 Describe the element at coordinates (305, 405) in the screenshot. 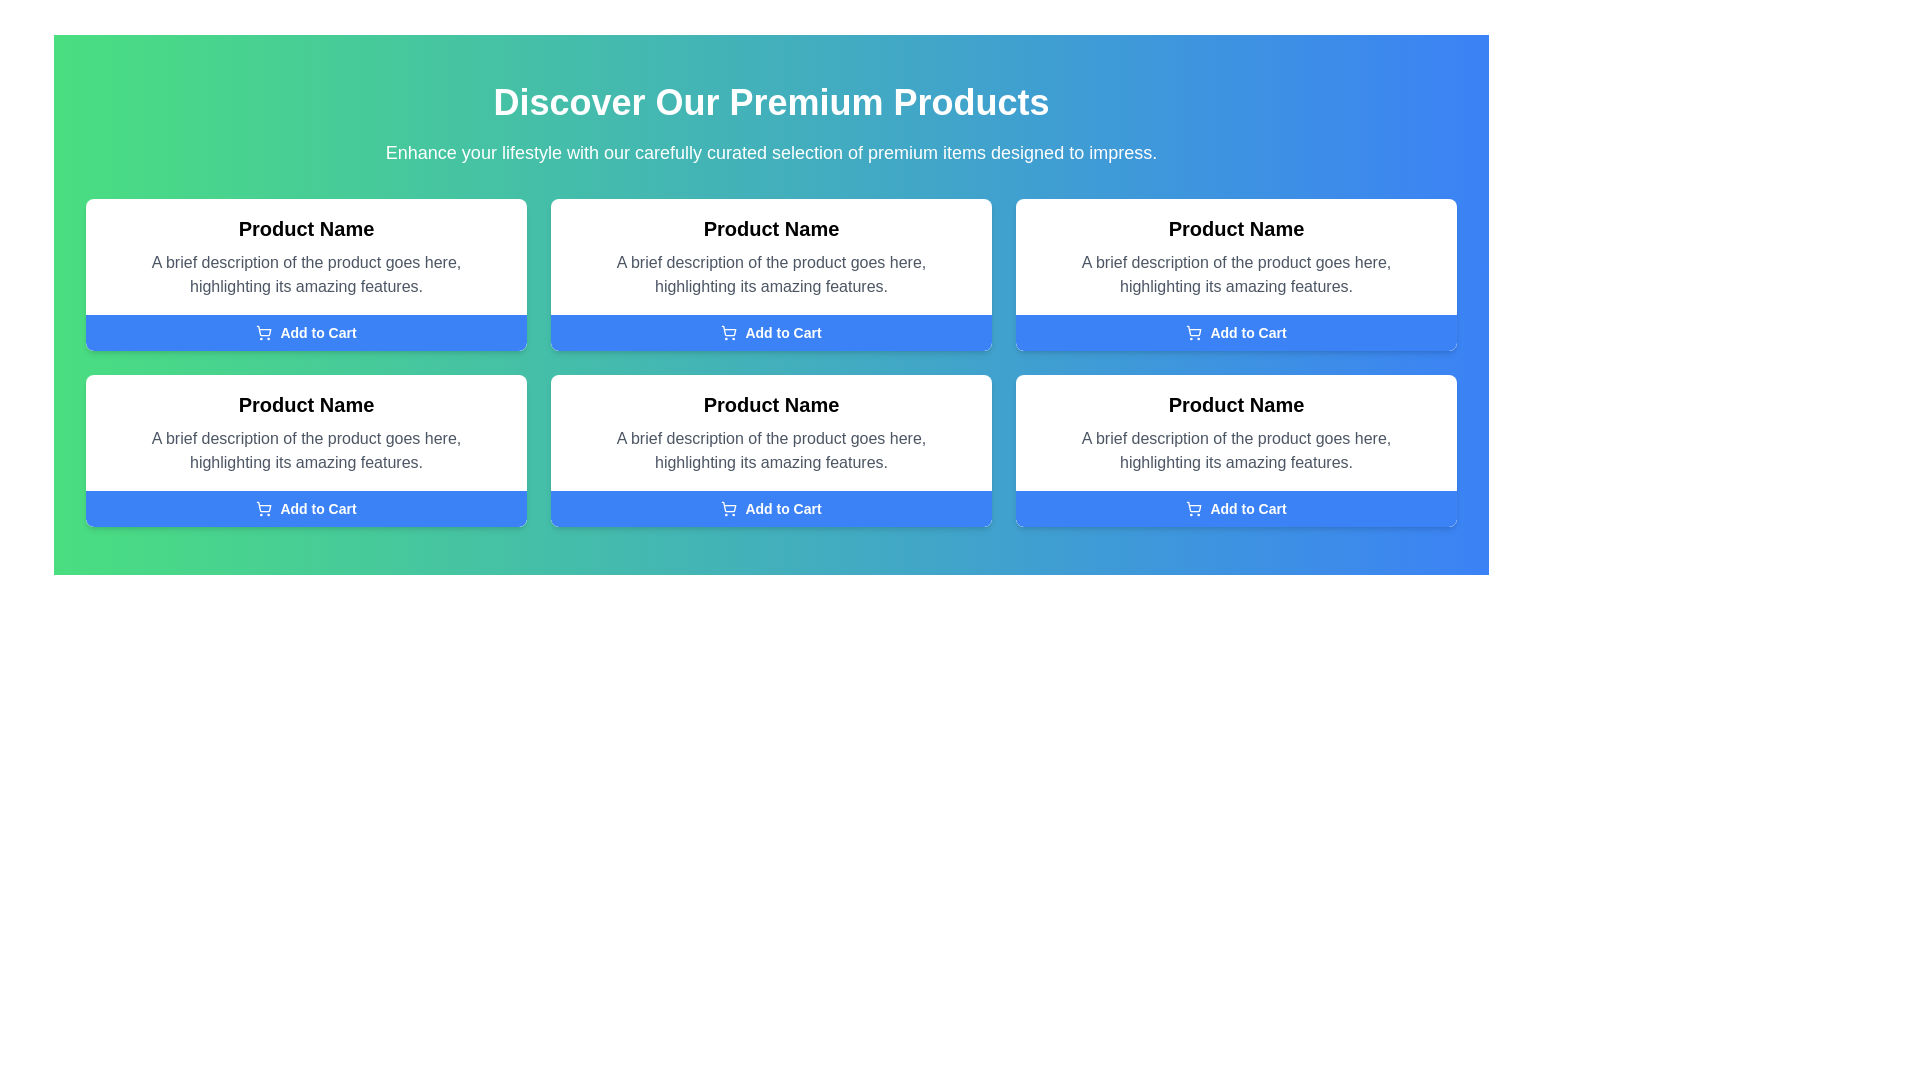

I see `the bold, black text label reading 'Product Name' at the top of the card in the second row and first column of the grid layout` at that location.